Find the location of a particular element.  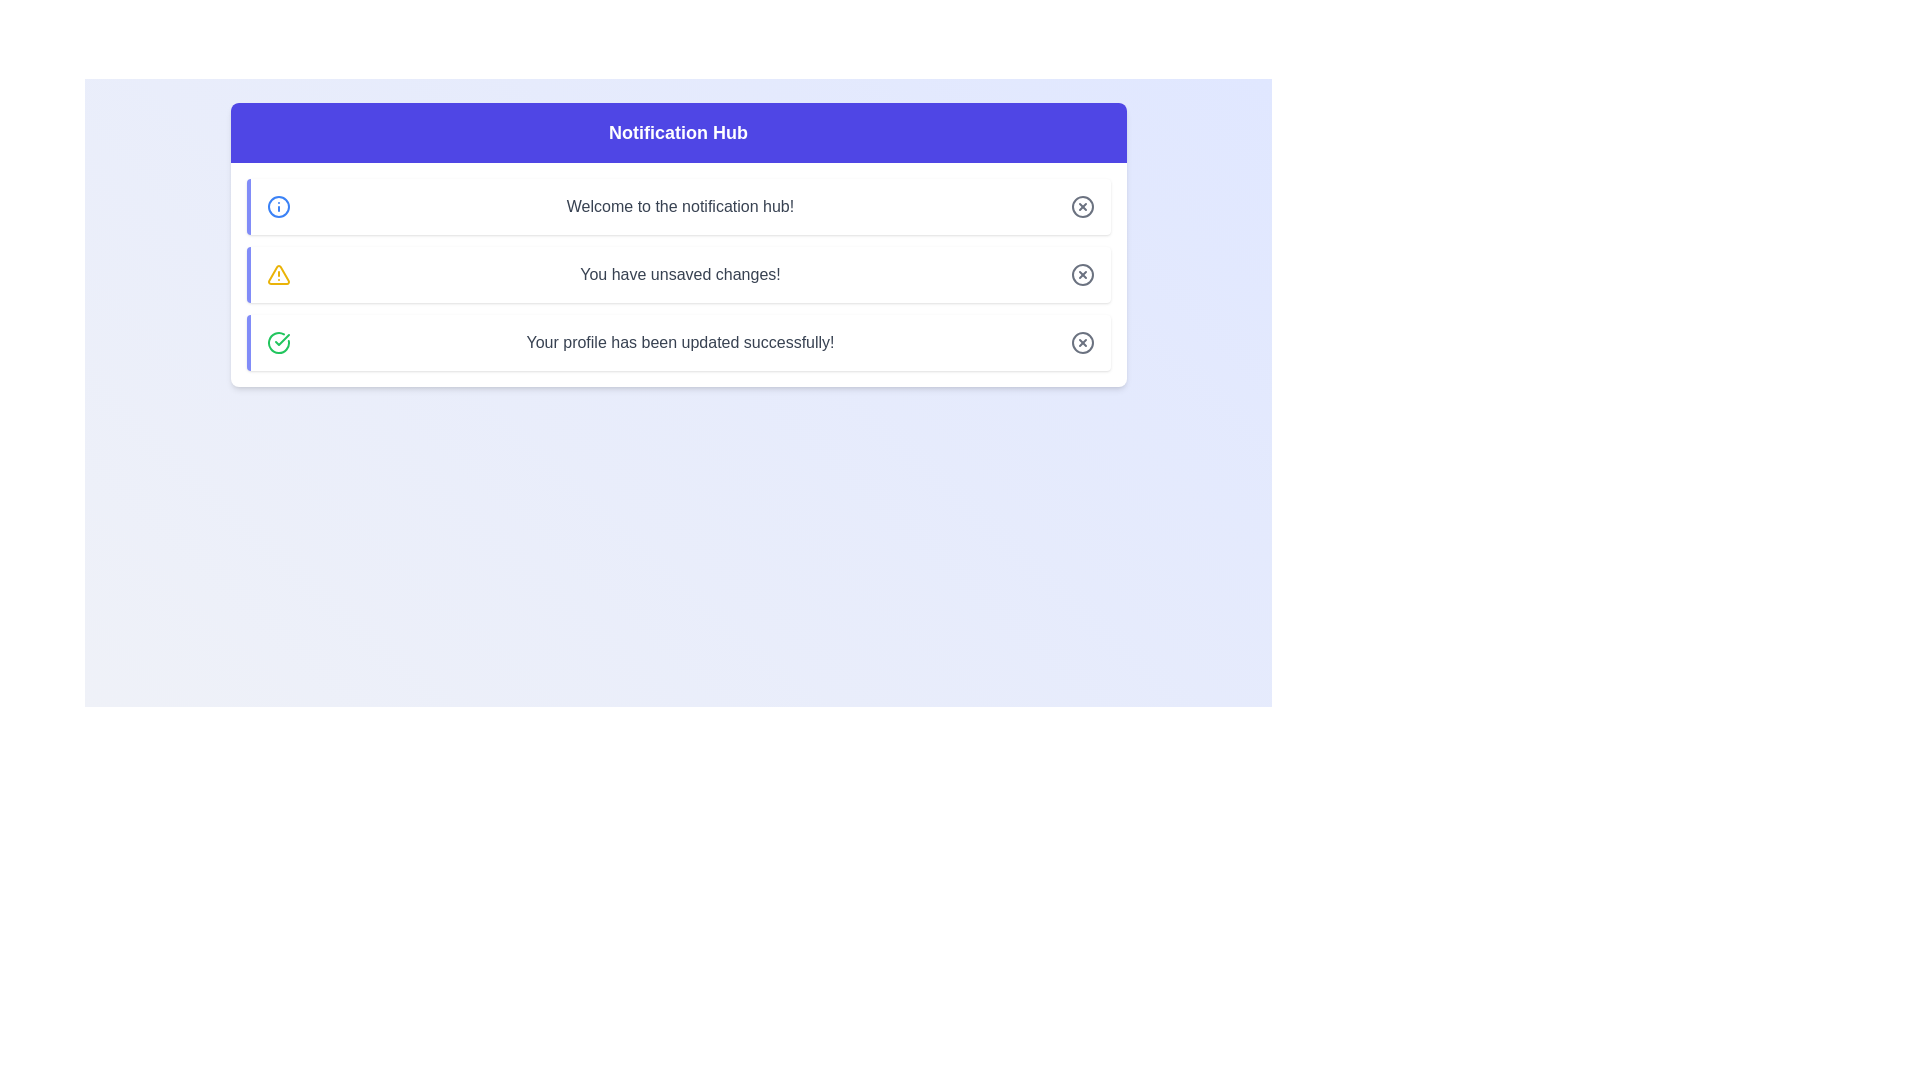

the SVG circle element that is part of the 'You have unsaved changes!' notification, located on the second row near the right-hand side is located at coordinates (1081, 274).